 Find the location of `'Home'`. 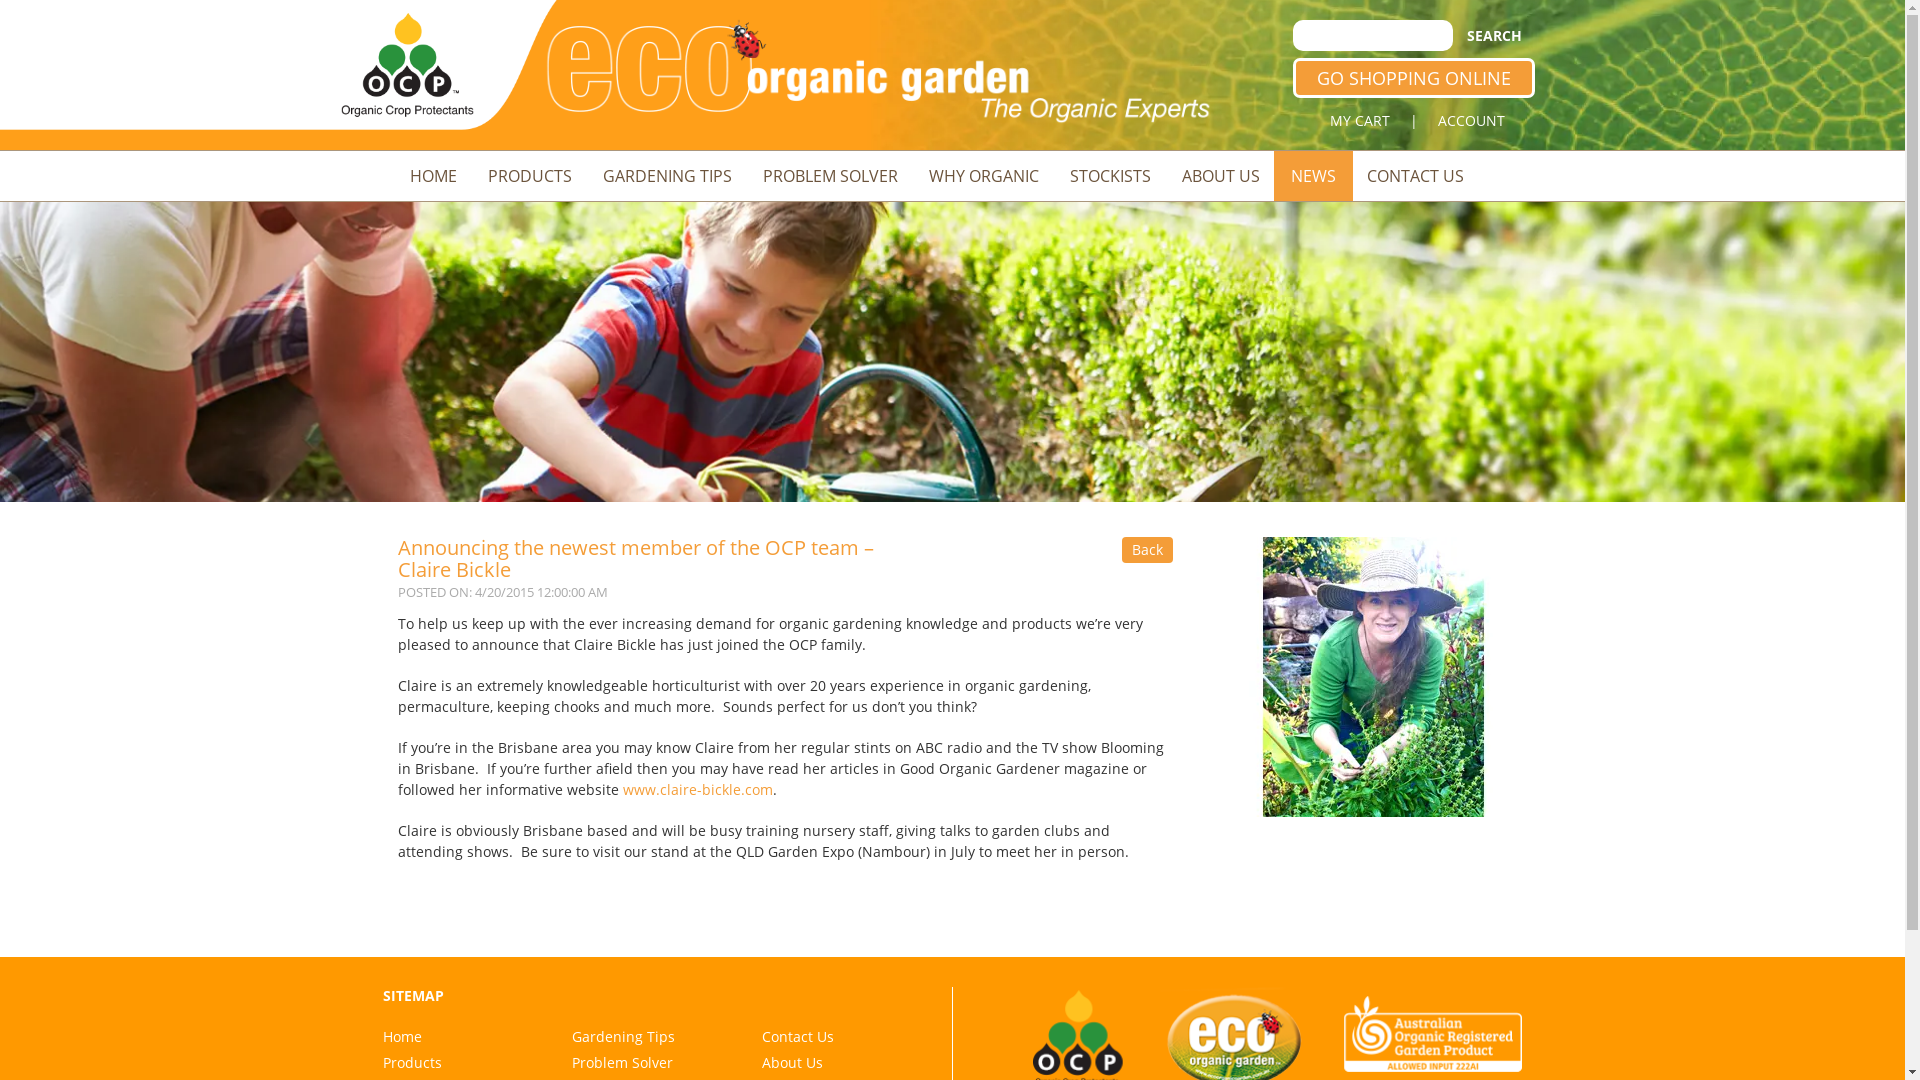

'Home' is located at coordinates (400, 1035).